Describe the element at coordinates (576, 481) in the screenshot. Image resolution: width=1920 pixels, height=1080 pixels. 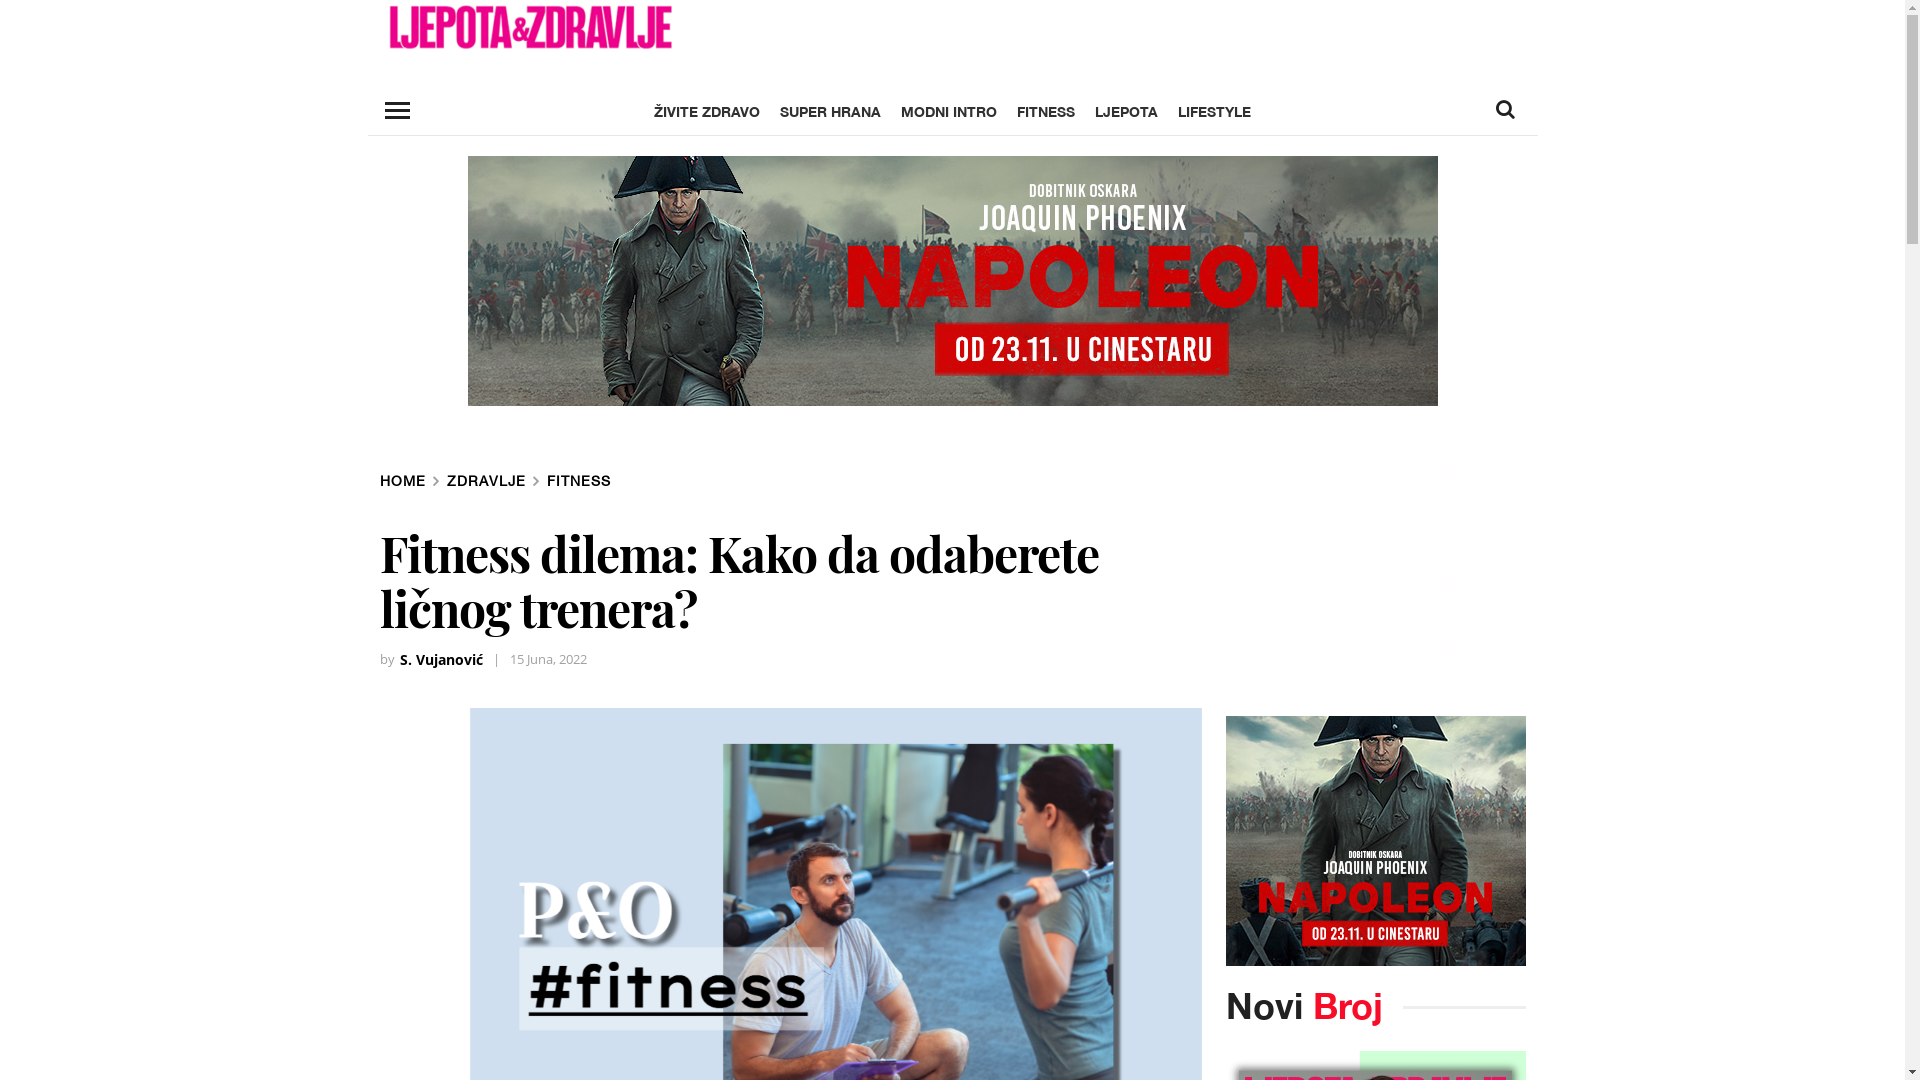
I see `'FITNESS'` at that location.